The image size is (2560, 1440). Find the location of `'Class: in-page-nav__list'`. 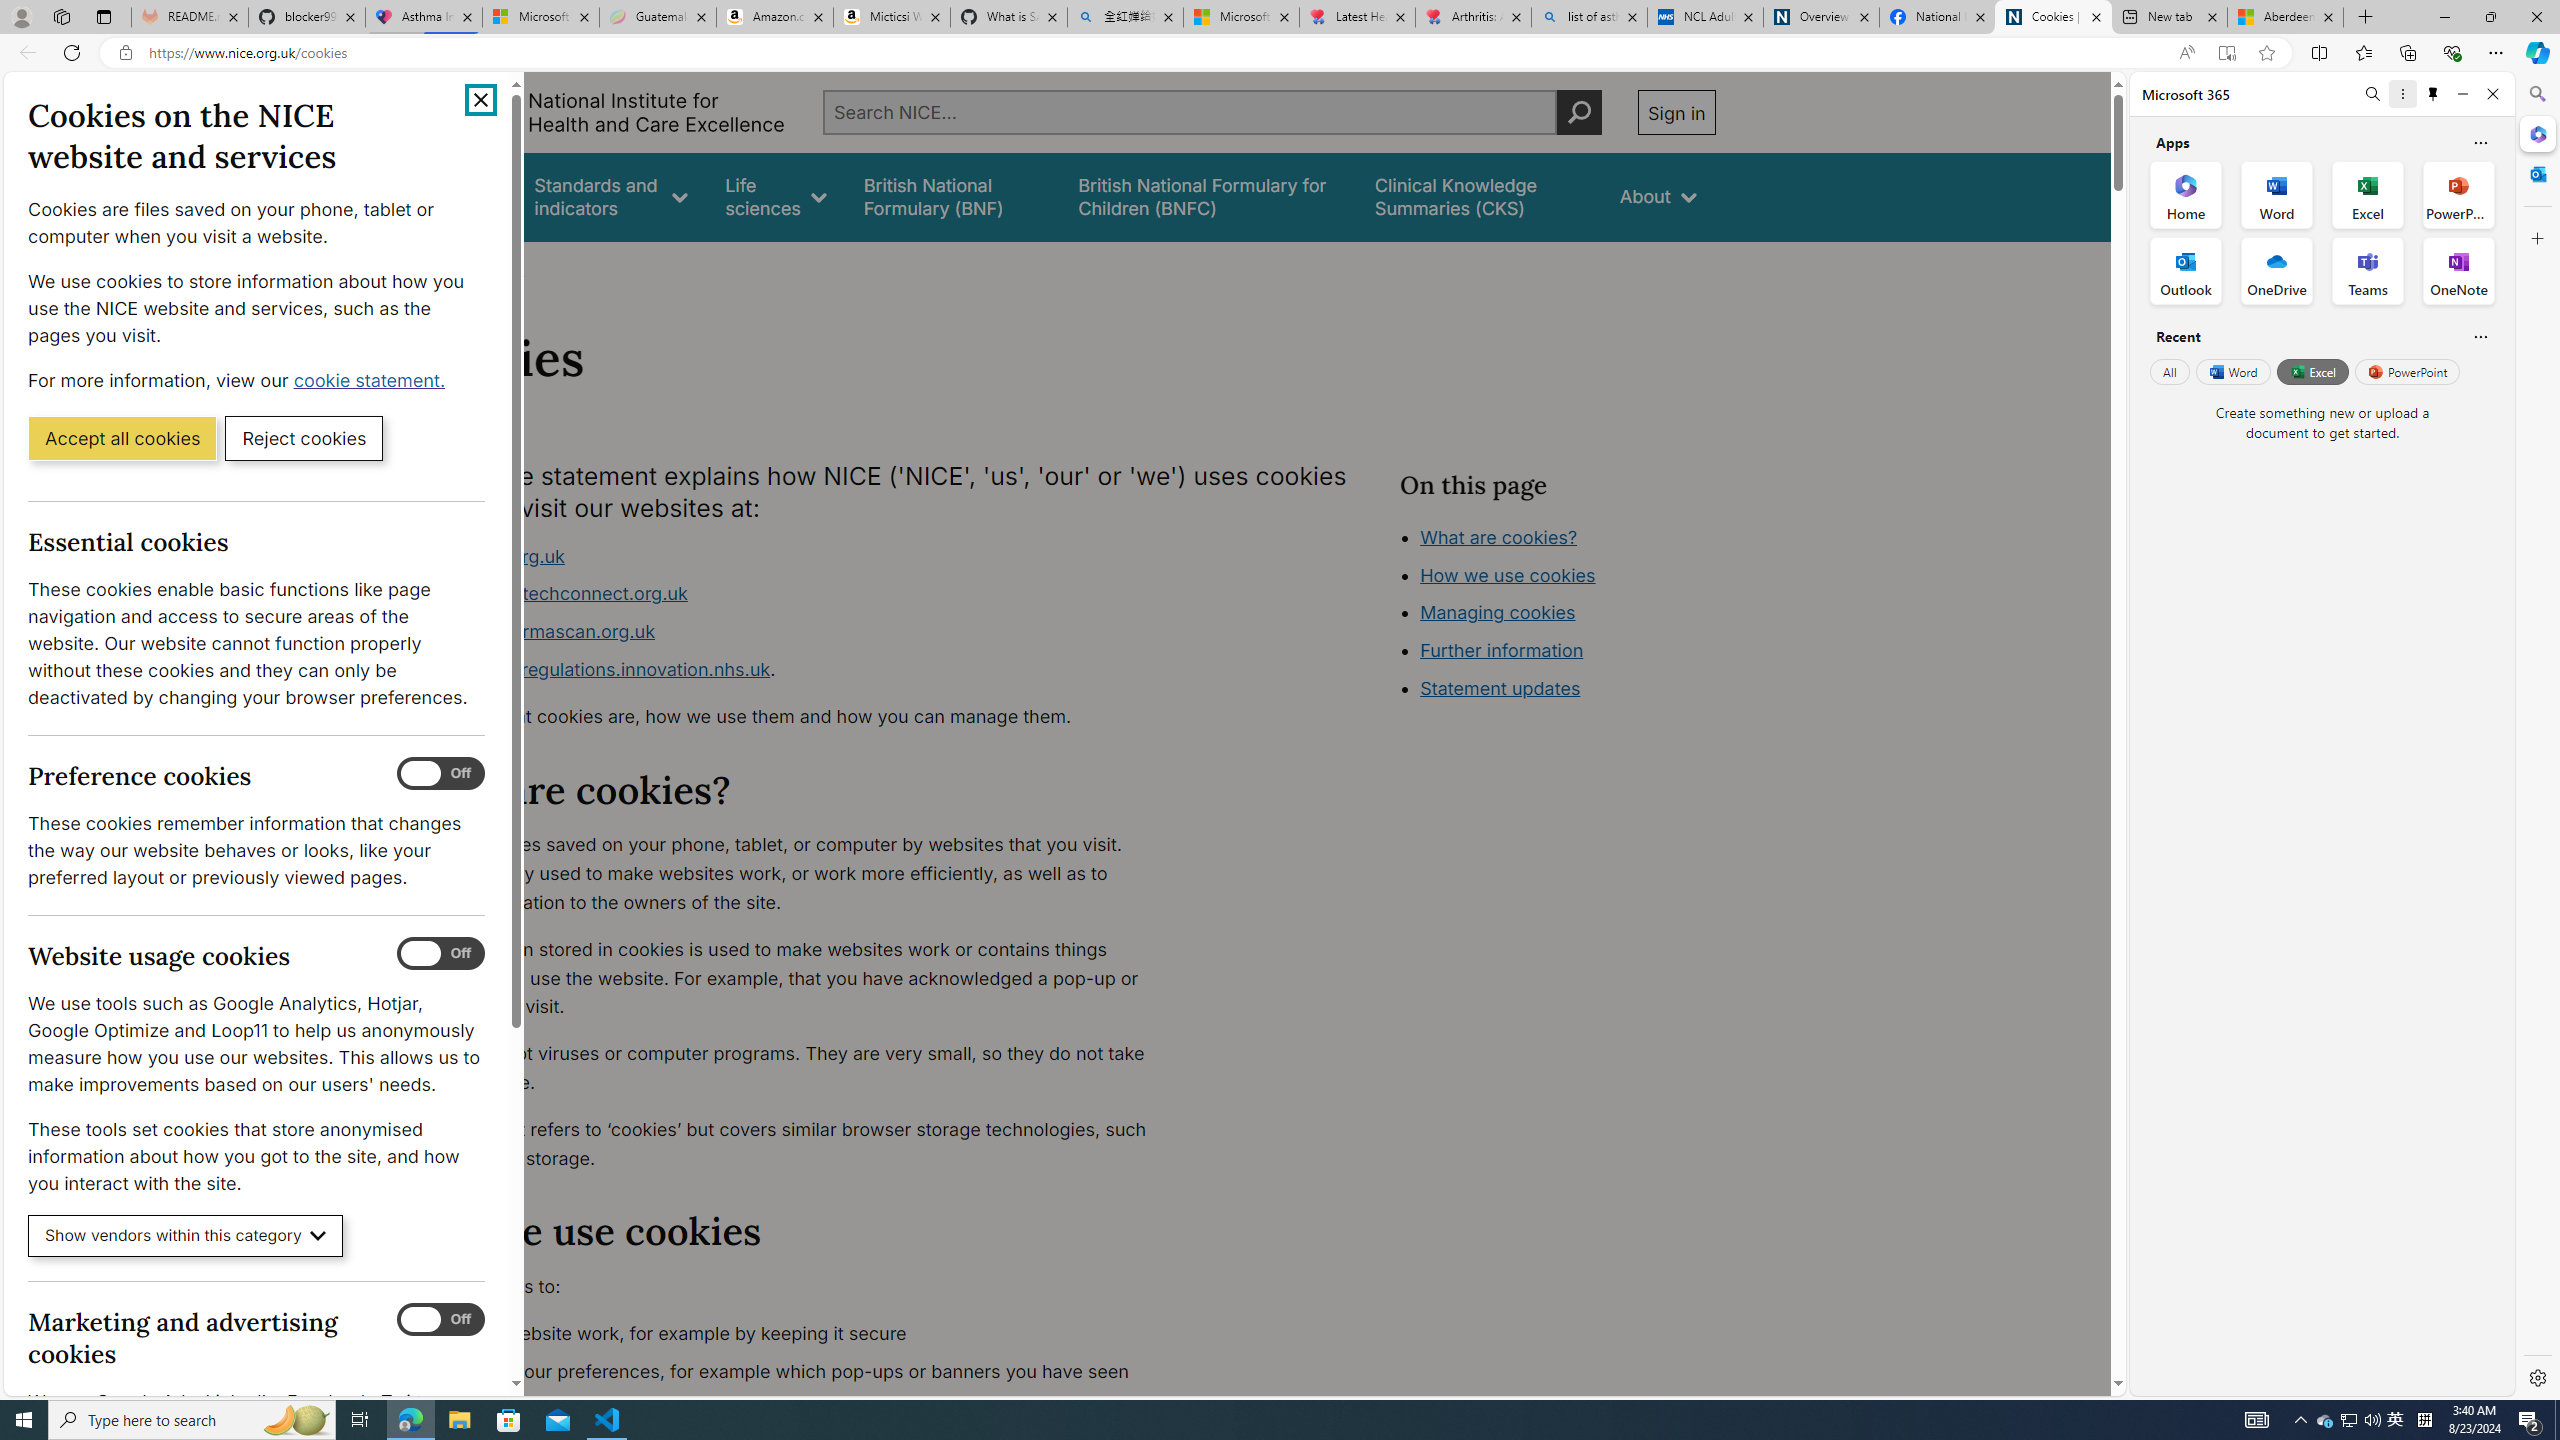

'Class: in-page-nav__list' is located at coordinates (1556, 614).